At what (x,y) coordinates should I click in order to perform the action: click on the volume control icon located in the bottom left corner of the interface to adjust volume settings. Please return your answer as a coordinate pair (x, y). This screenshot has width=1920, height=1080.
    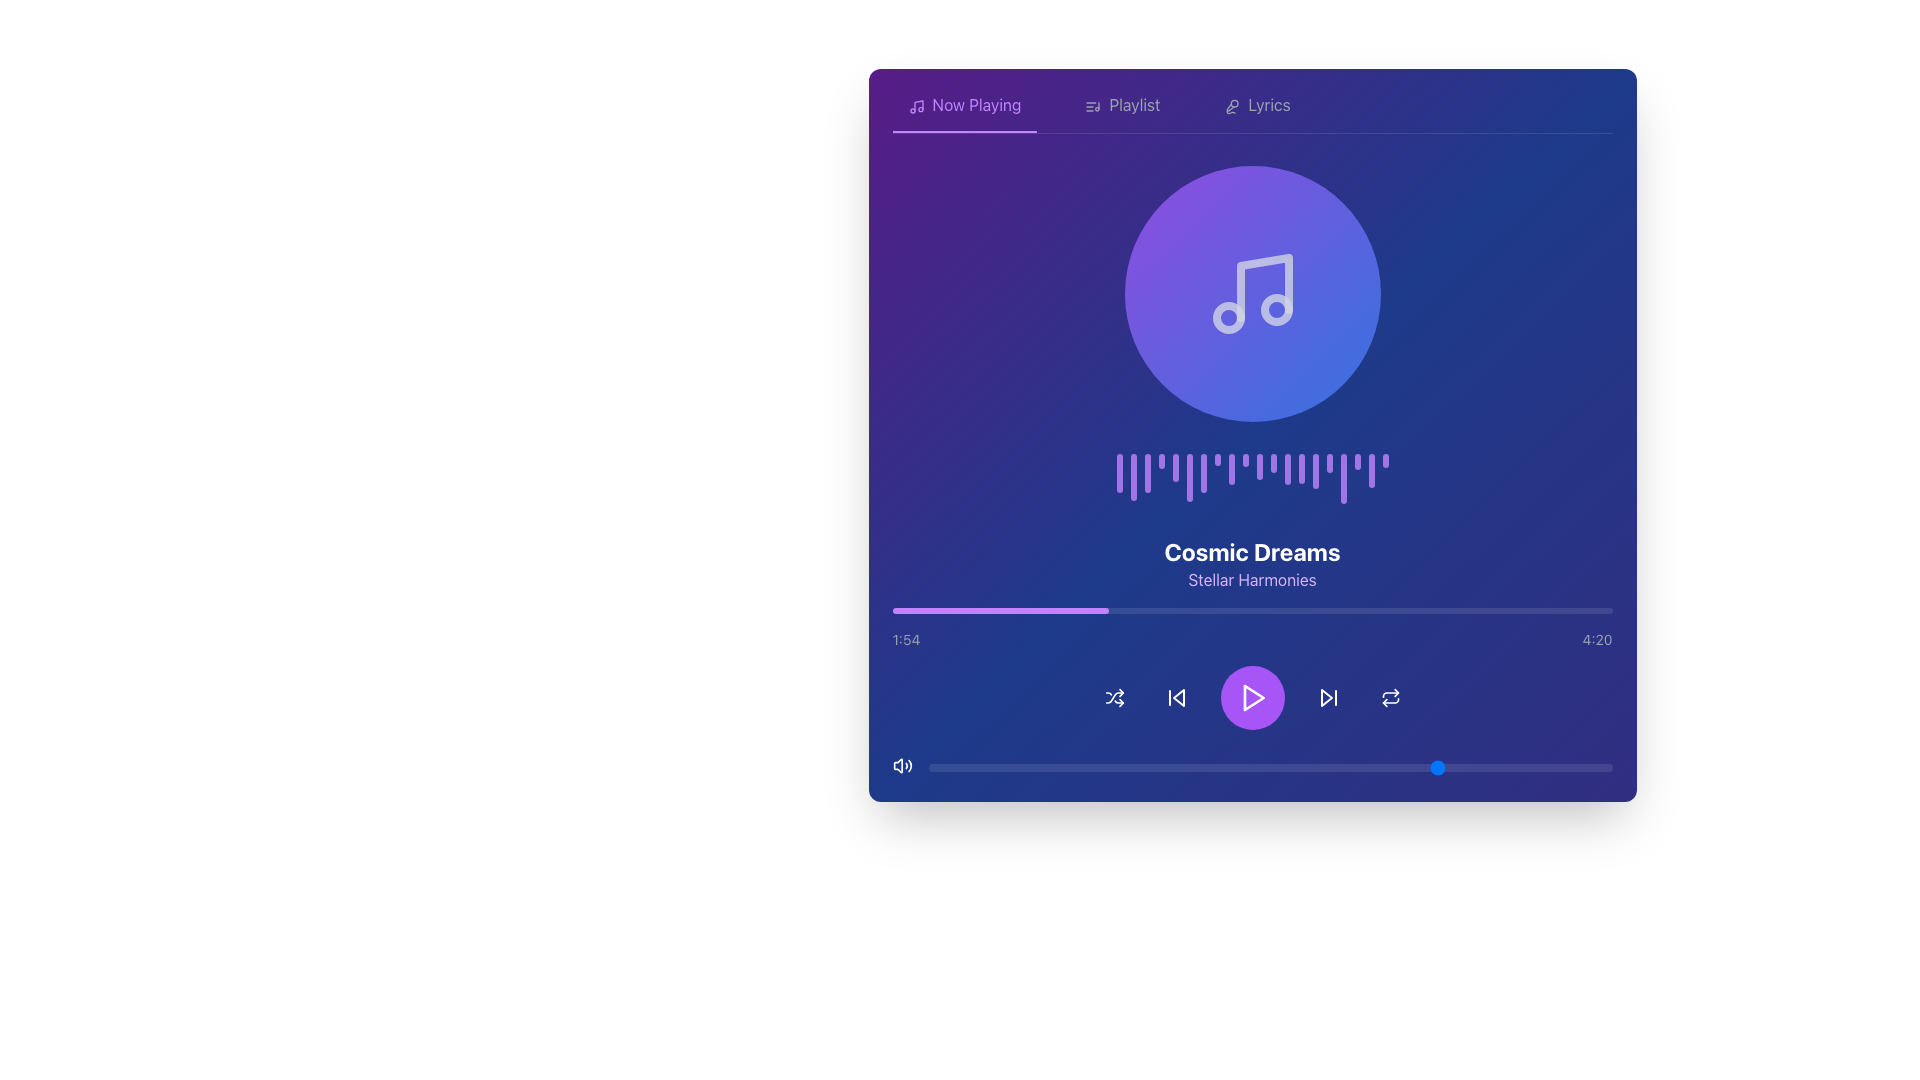
    Looking at the image, I should click on (896, 765).